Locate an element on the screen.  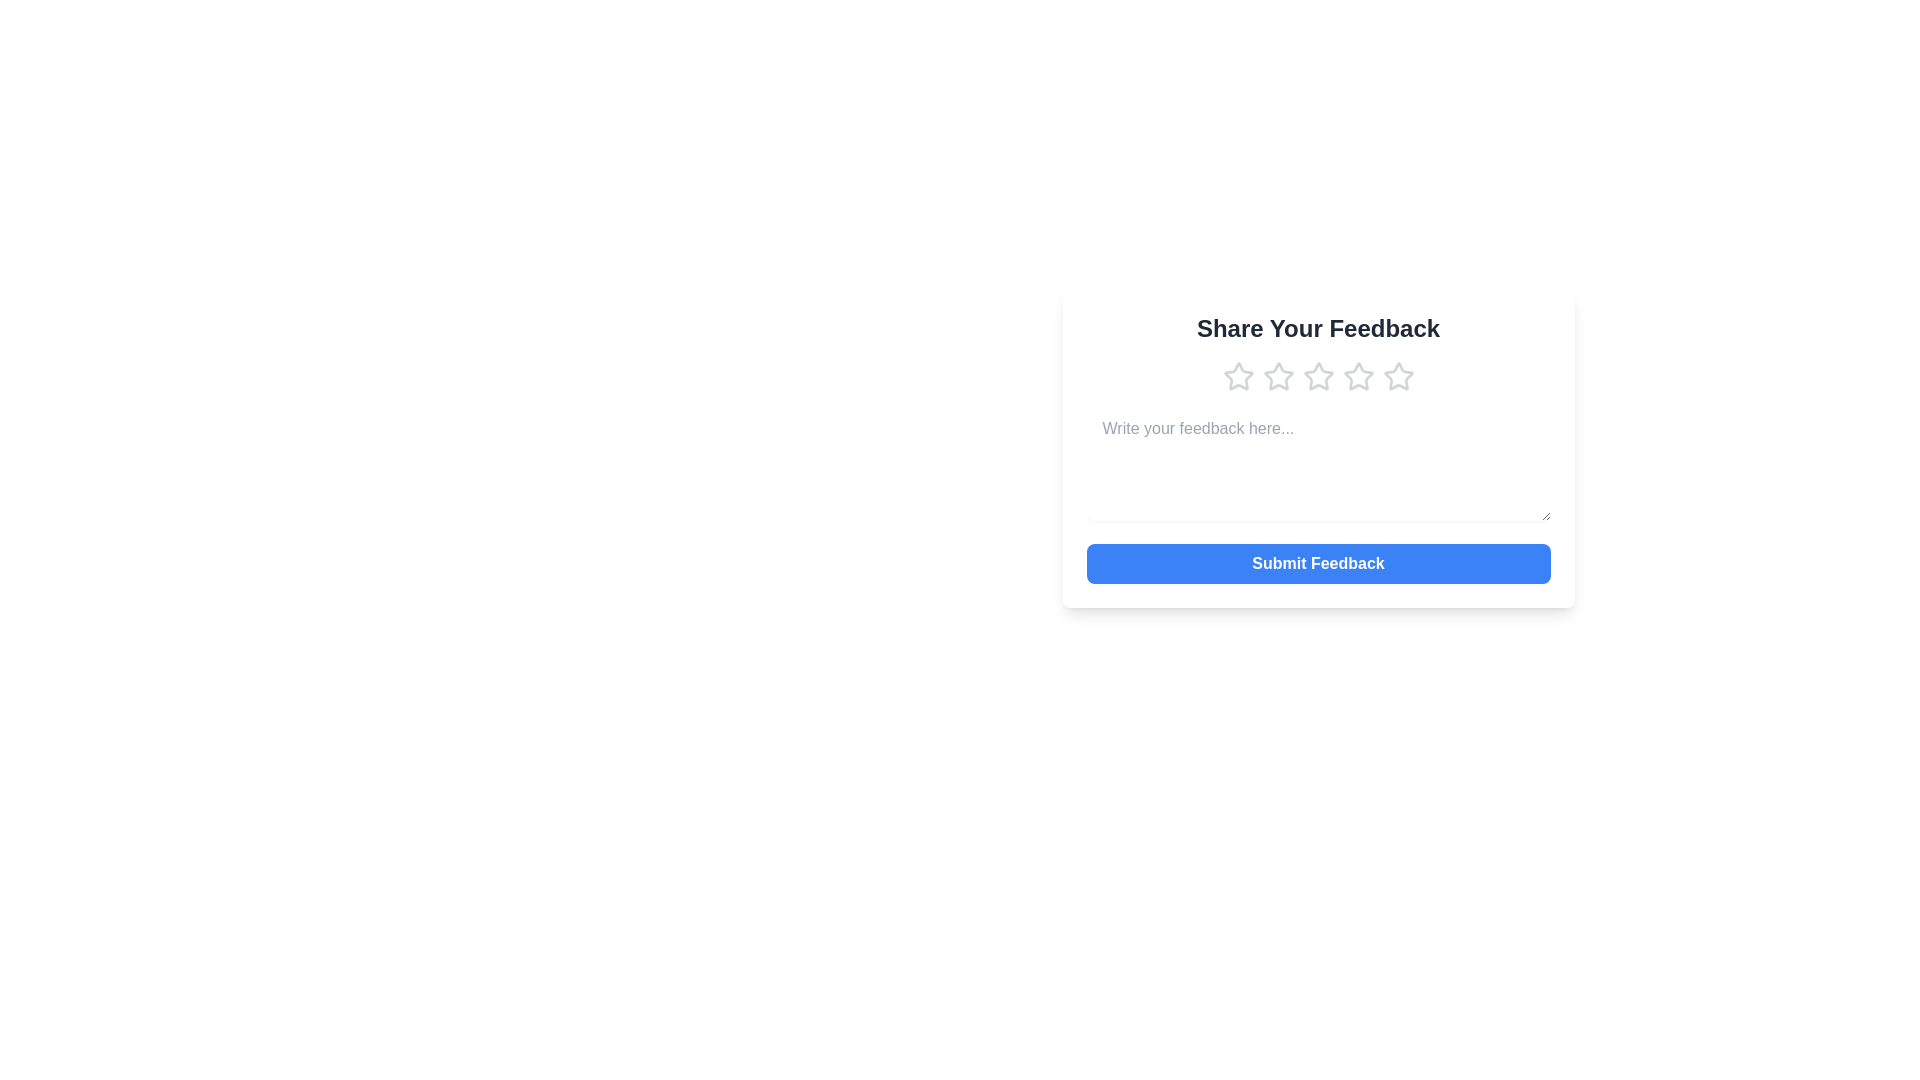
the second star icon from the left in the rating star row is located at coordinates (1276, 375).